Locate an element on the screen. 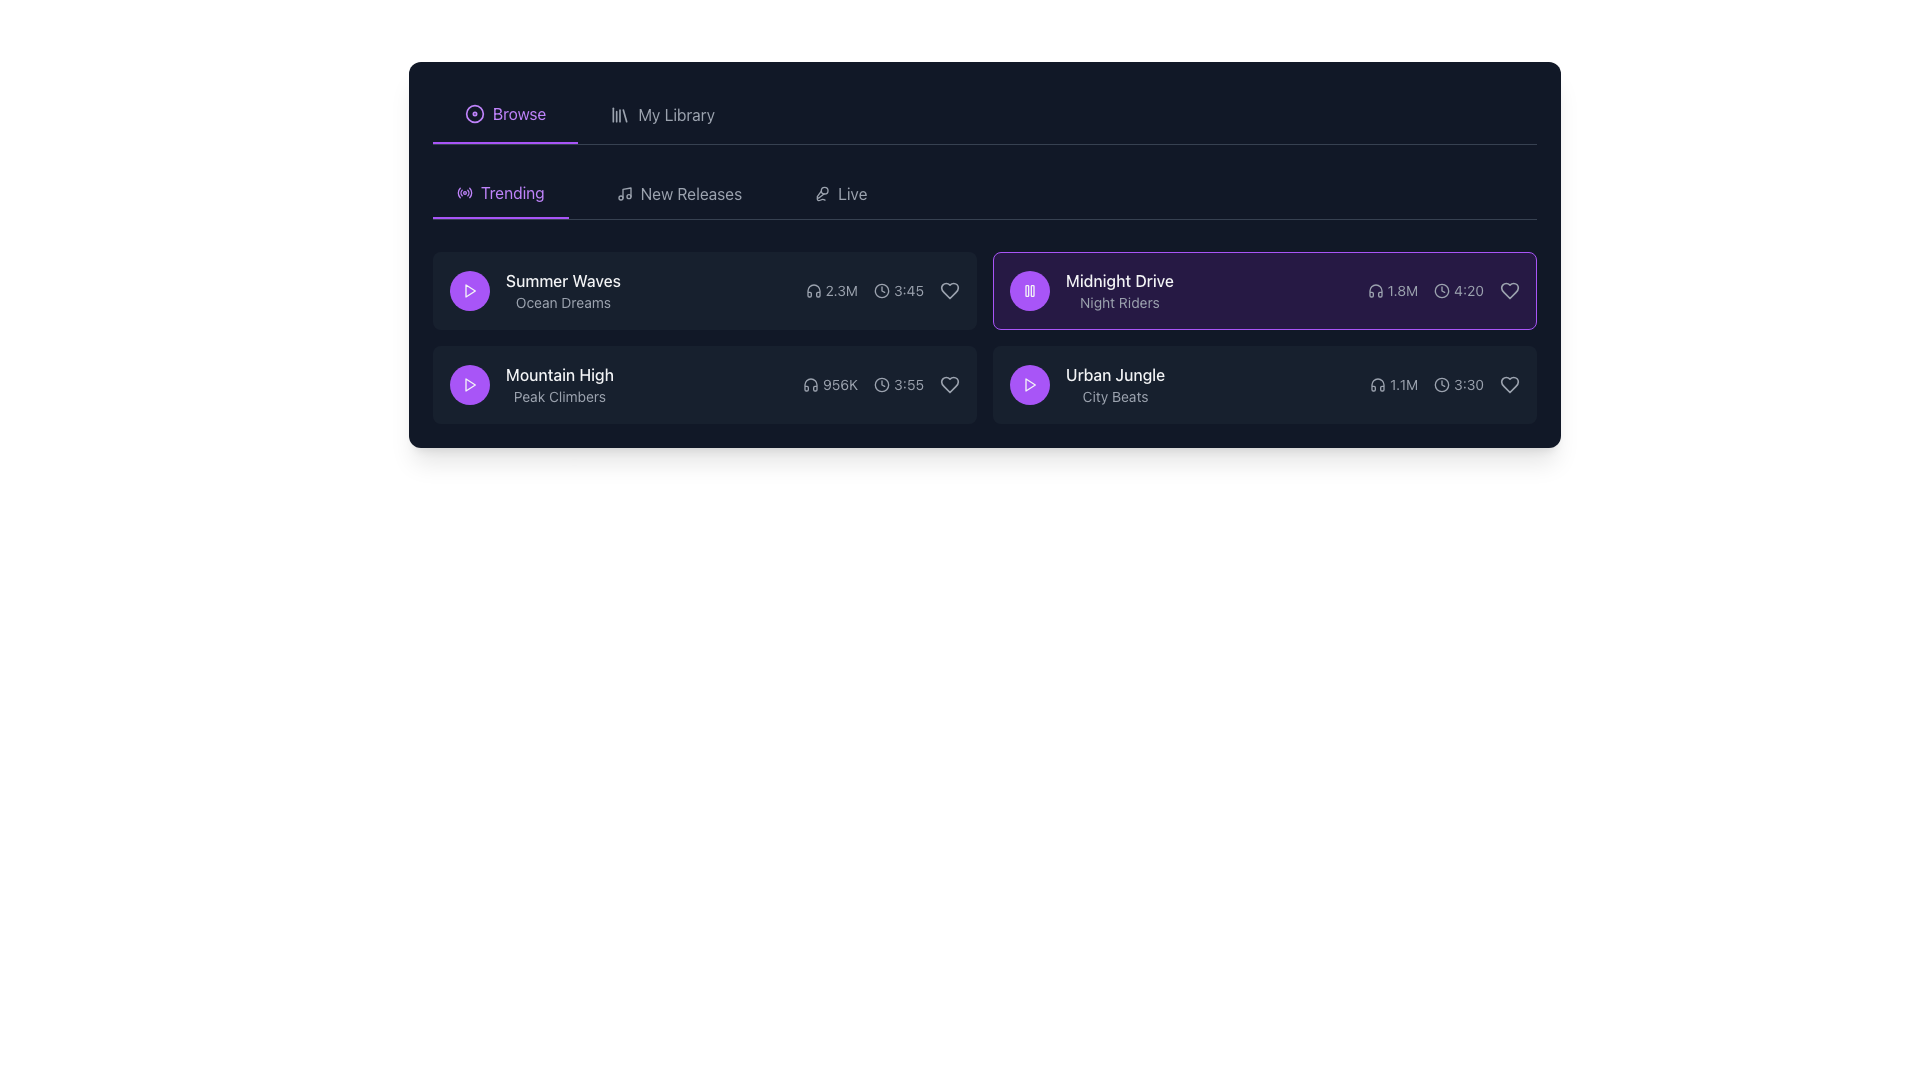  the 'Live' menu icon located in the top-right corner of the navigation bar is located at coordinates (821, 193).